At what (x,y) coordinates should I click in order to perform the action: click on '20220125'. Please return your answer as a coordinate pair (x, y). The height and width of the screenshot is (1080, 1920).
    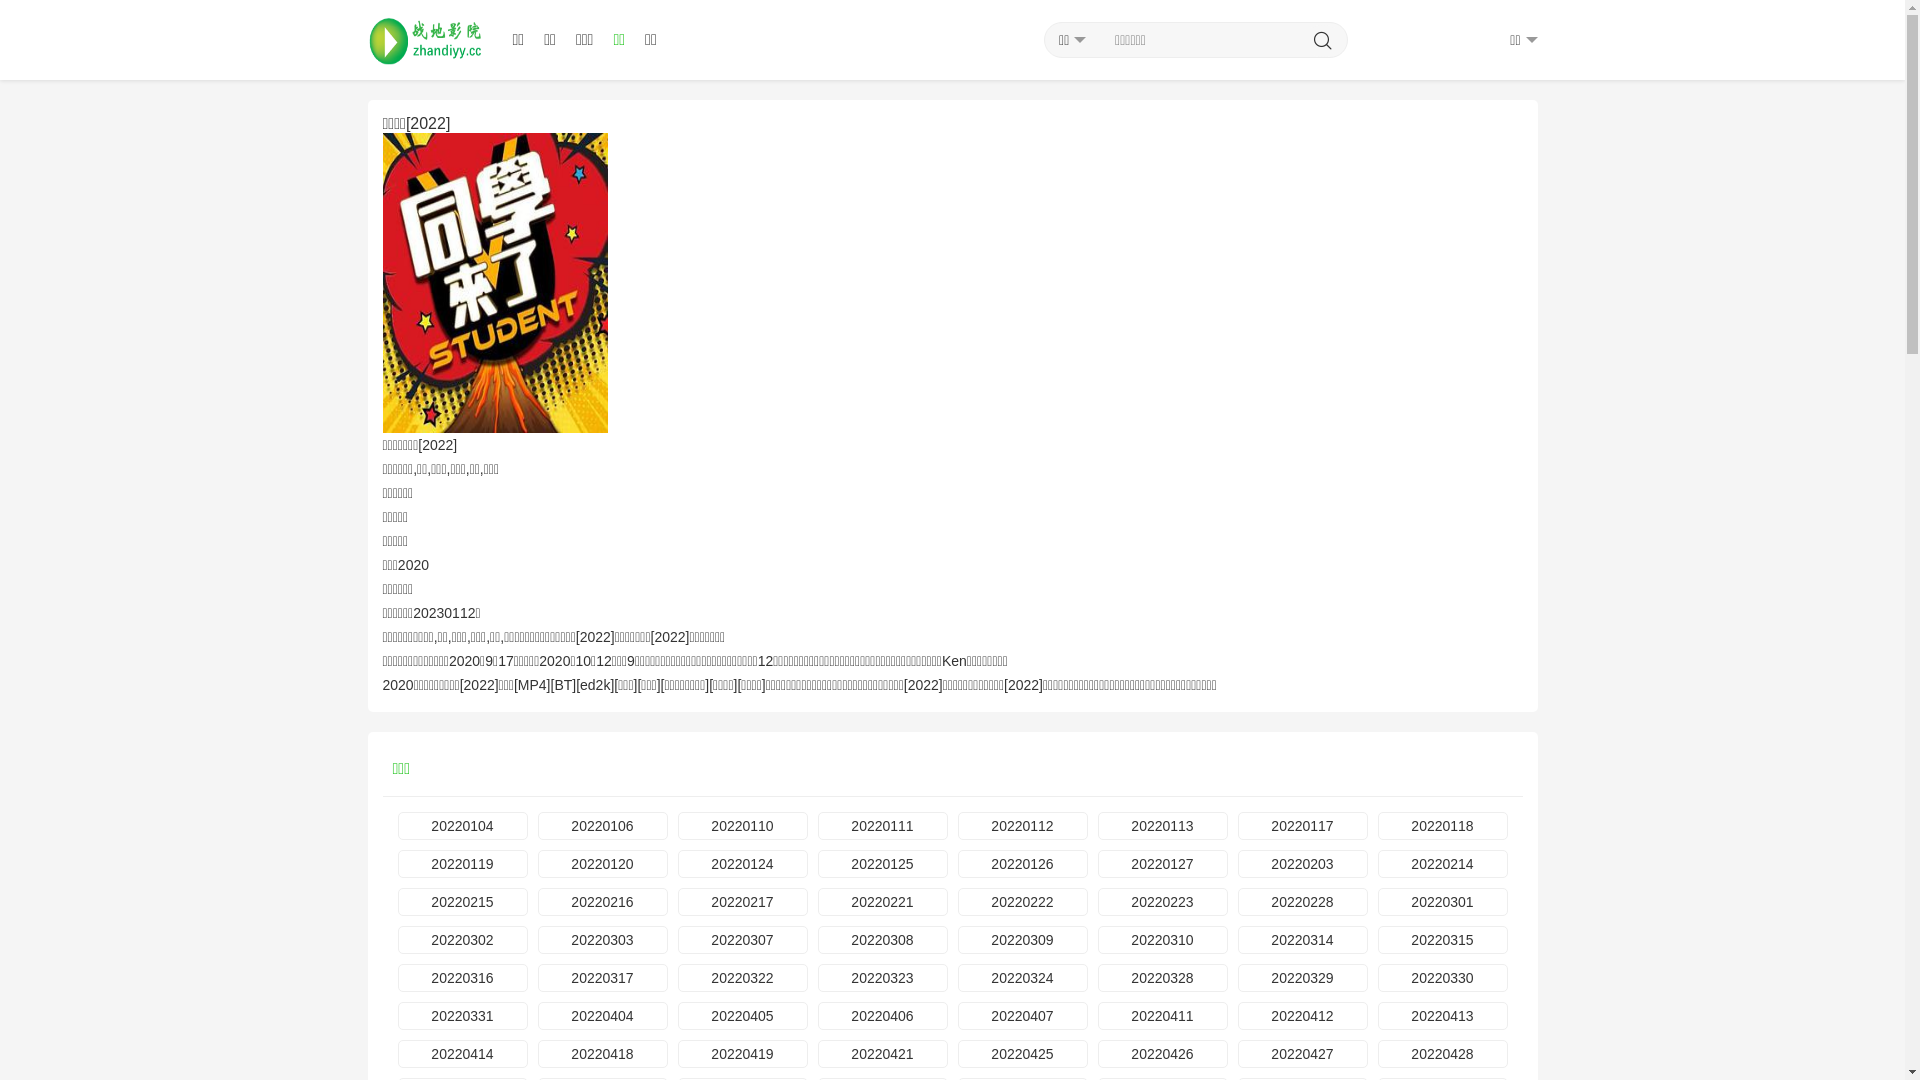
    Looking at the image, I should click on (882, 863).